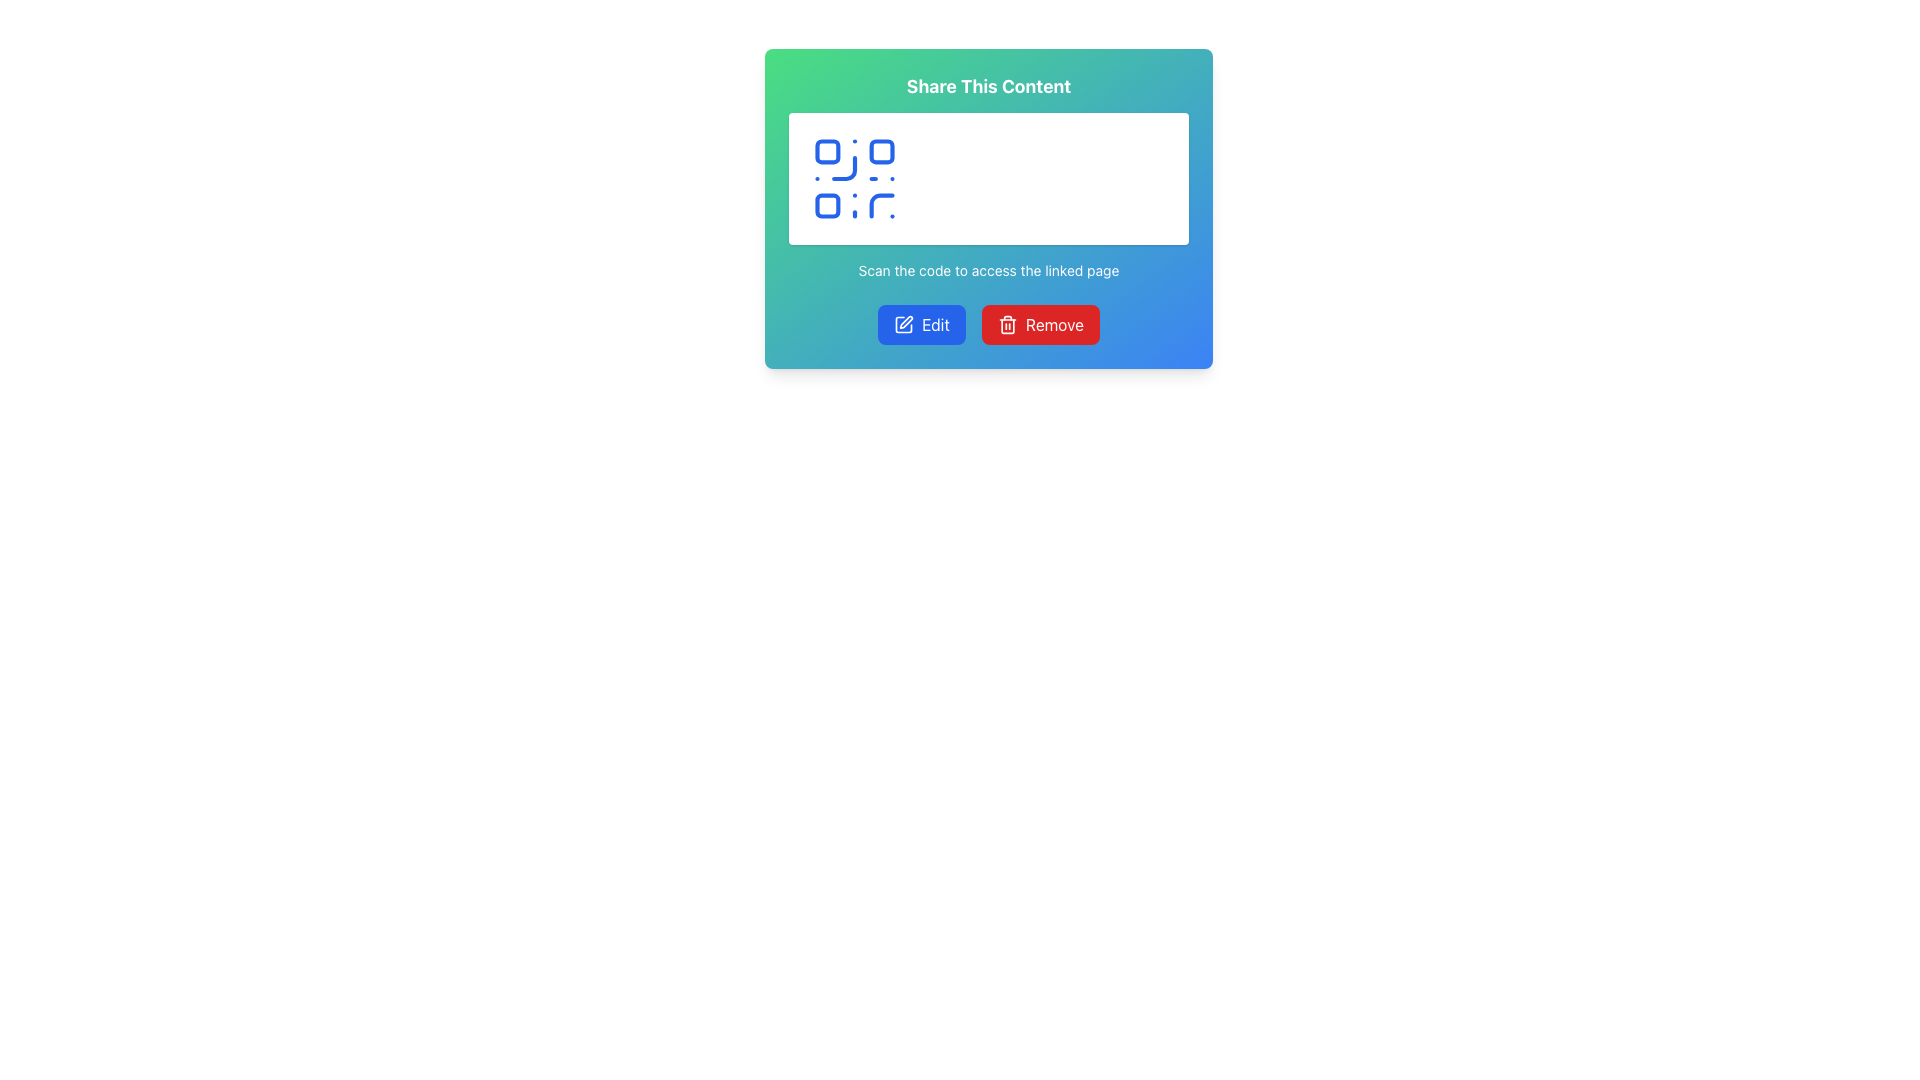  Describe the element at coordinates (1008, 323) in the screenshot. I see `the red trash bin icon within the red 'Remove' button at the bottom-right of the 'Share This Content' dialog` at that location.